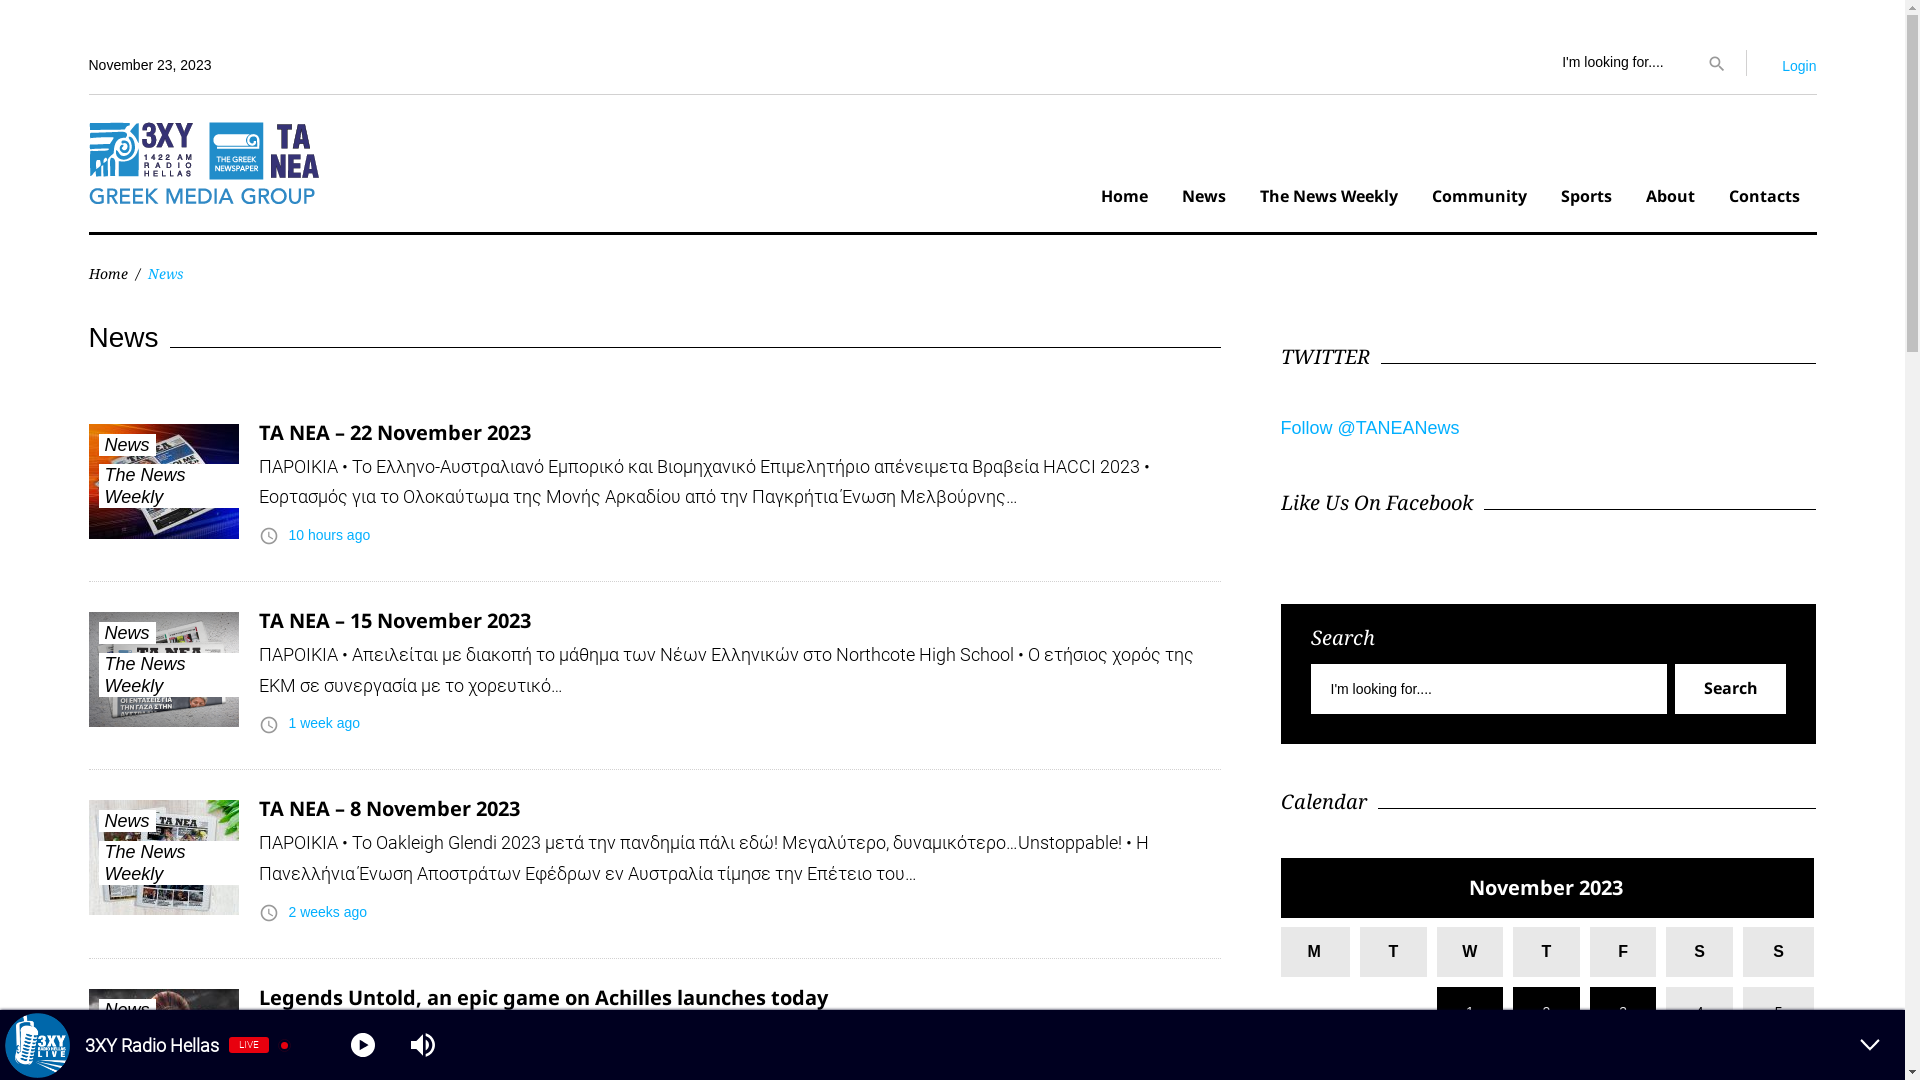 This screenshot has height=1080, width=1920. Describe the element at coordinates (125, 632) in the screenshot. I see `'News'` at that location.